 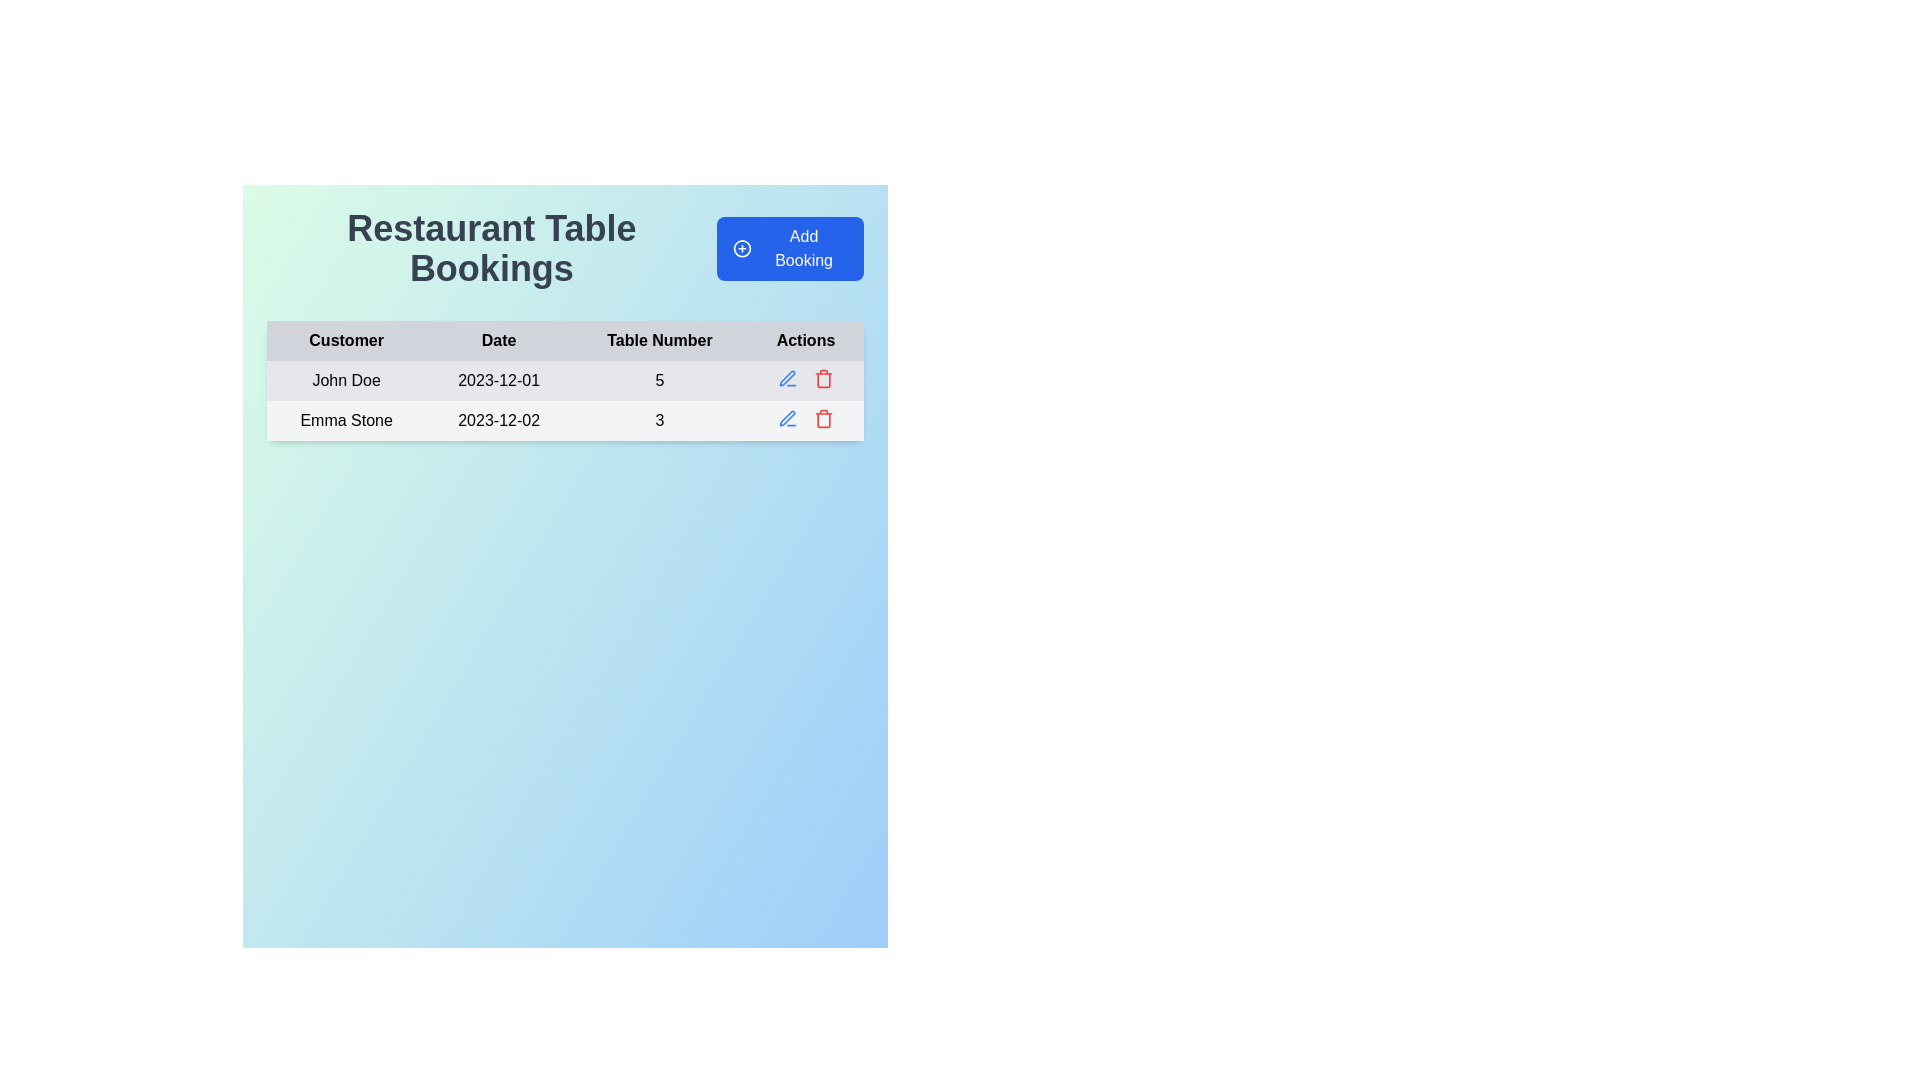 What do you see at coordinates (659, 339) in the screenshot?
I see `the text header element labeled 'Table Number', which is centrally aligned in the third column of the table header, positioned between 'Date' and 'Actions'` at bounding box center [659, 339].